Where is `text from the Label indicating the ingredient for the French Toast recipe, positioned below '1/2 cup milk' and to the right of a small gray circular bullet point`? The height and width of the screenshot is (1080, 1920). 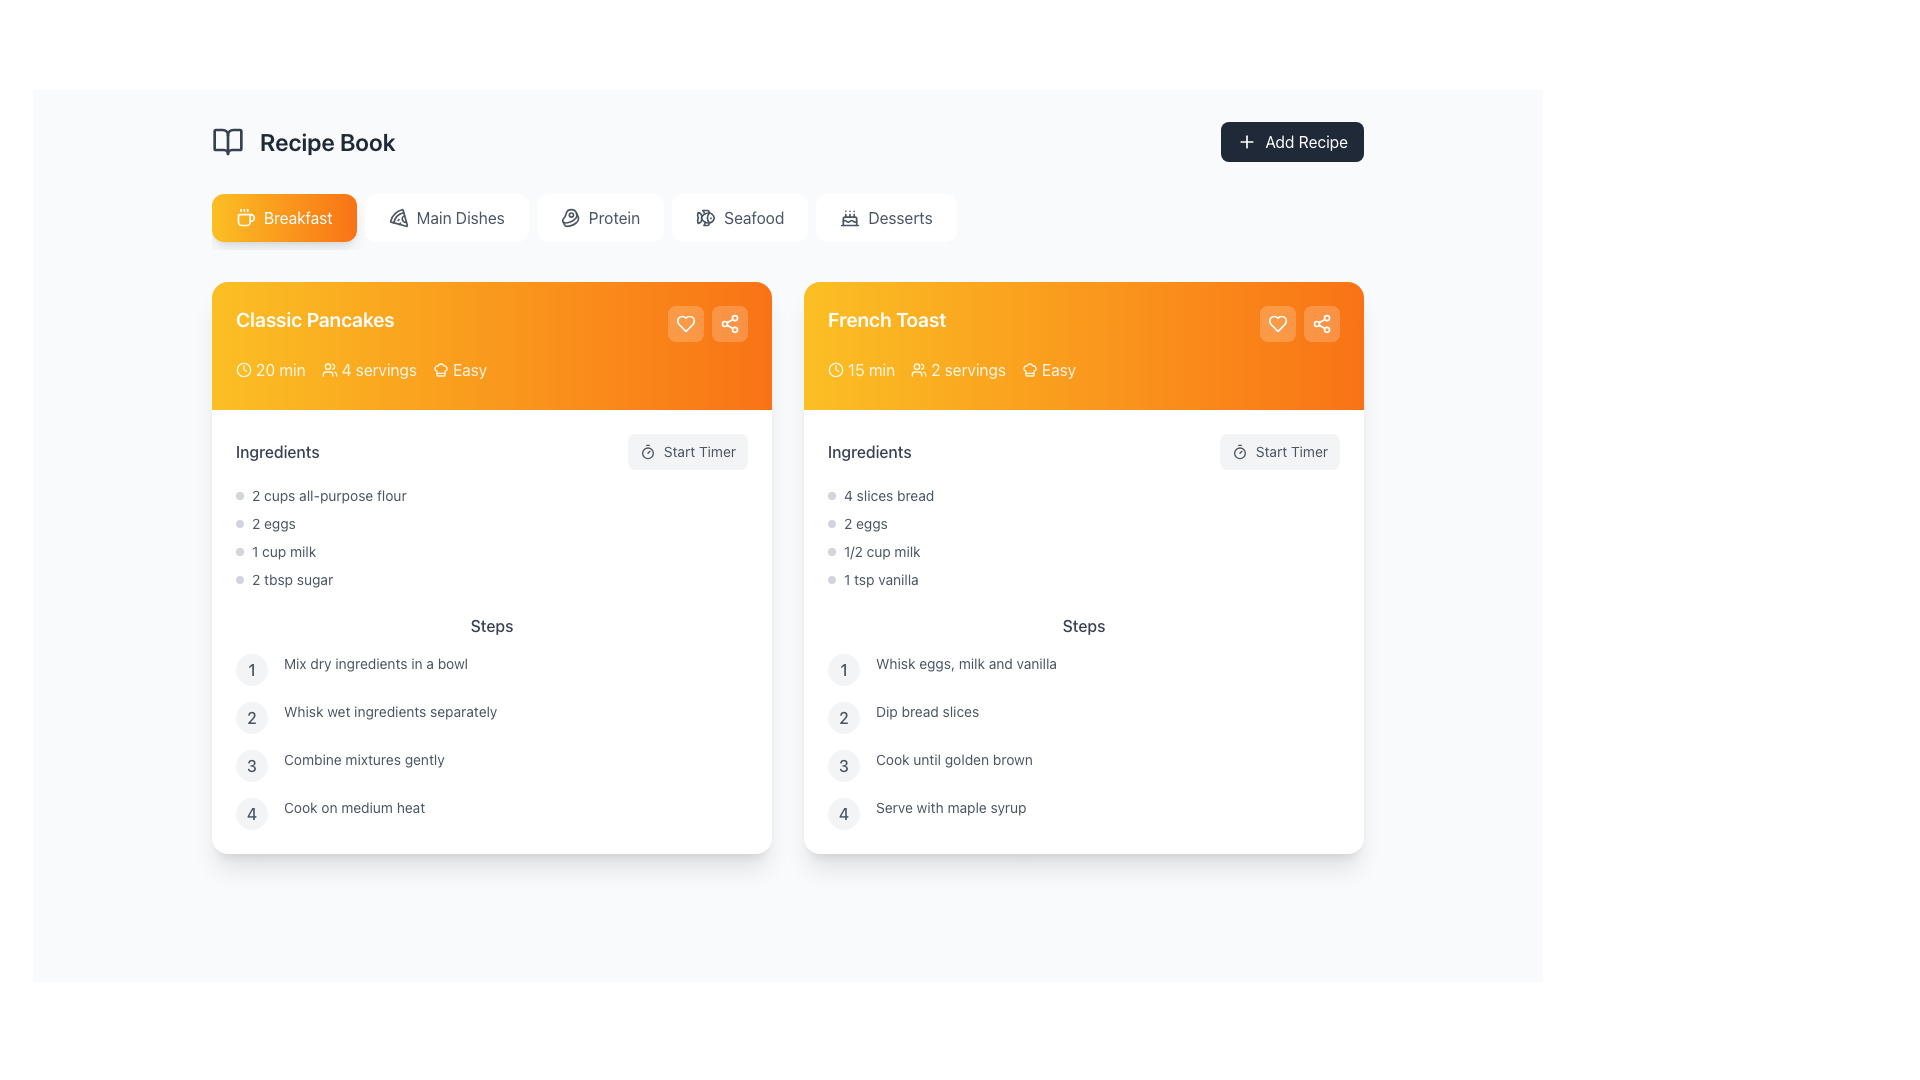
text from the Label indicating the ingredient for the French Toast recipe, positioned below '1/2 cup milk' and to the right of a small gray circular bullet point is located at coordinates (880, 579).